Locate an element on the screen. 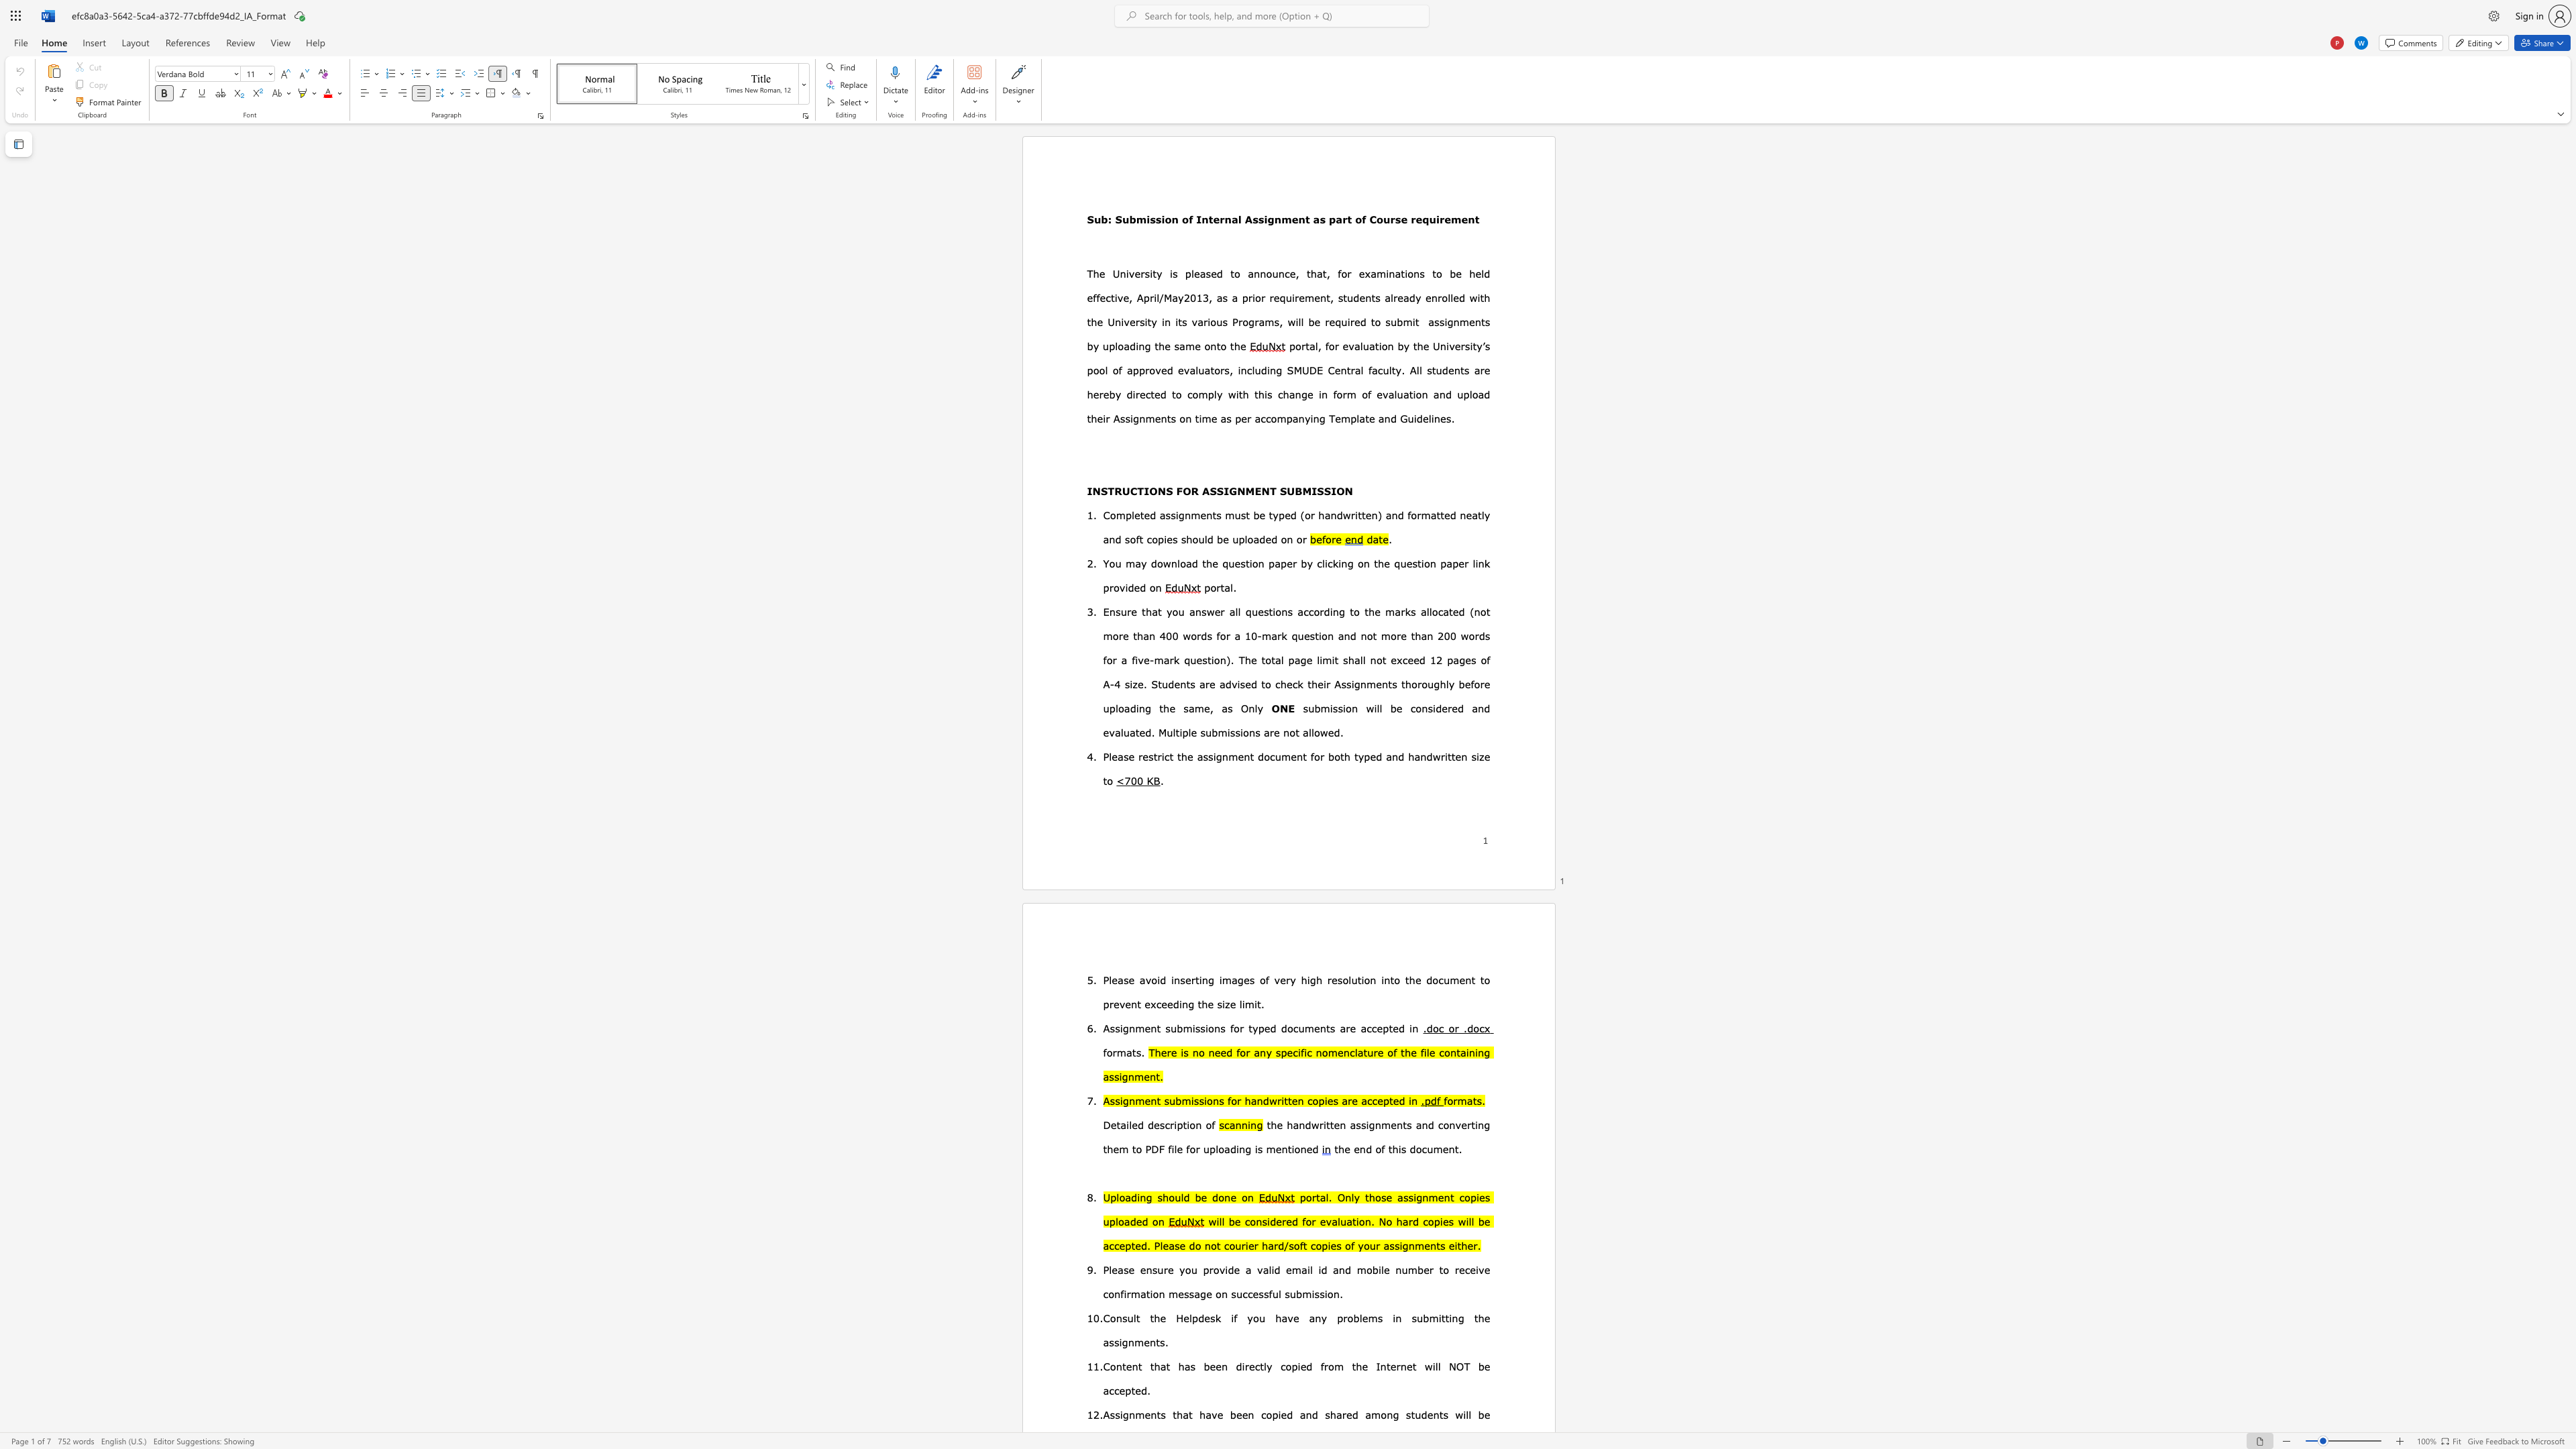 The width and height of the screenshot is (2576, 1449). the subset text "nclature of the file" within the text "There is no need for any specific nomenclature of the file" is located at coordinates (1342, 1051).